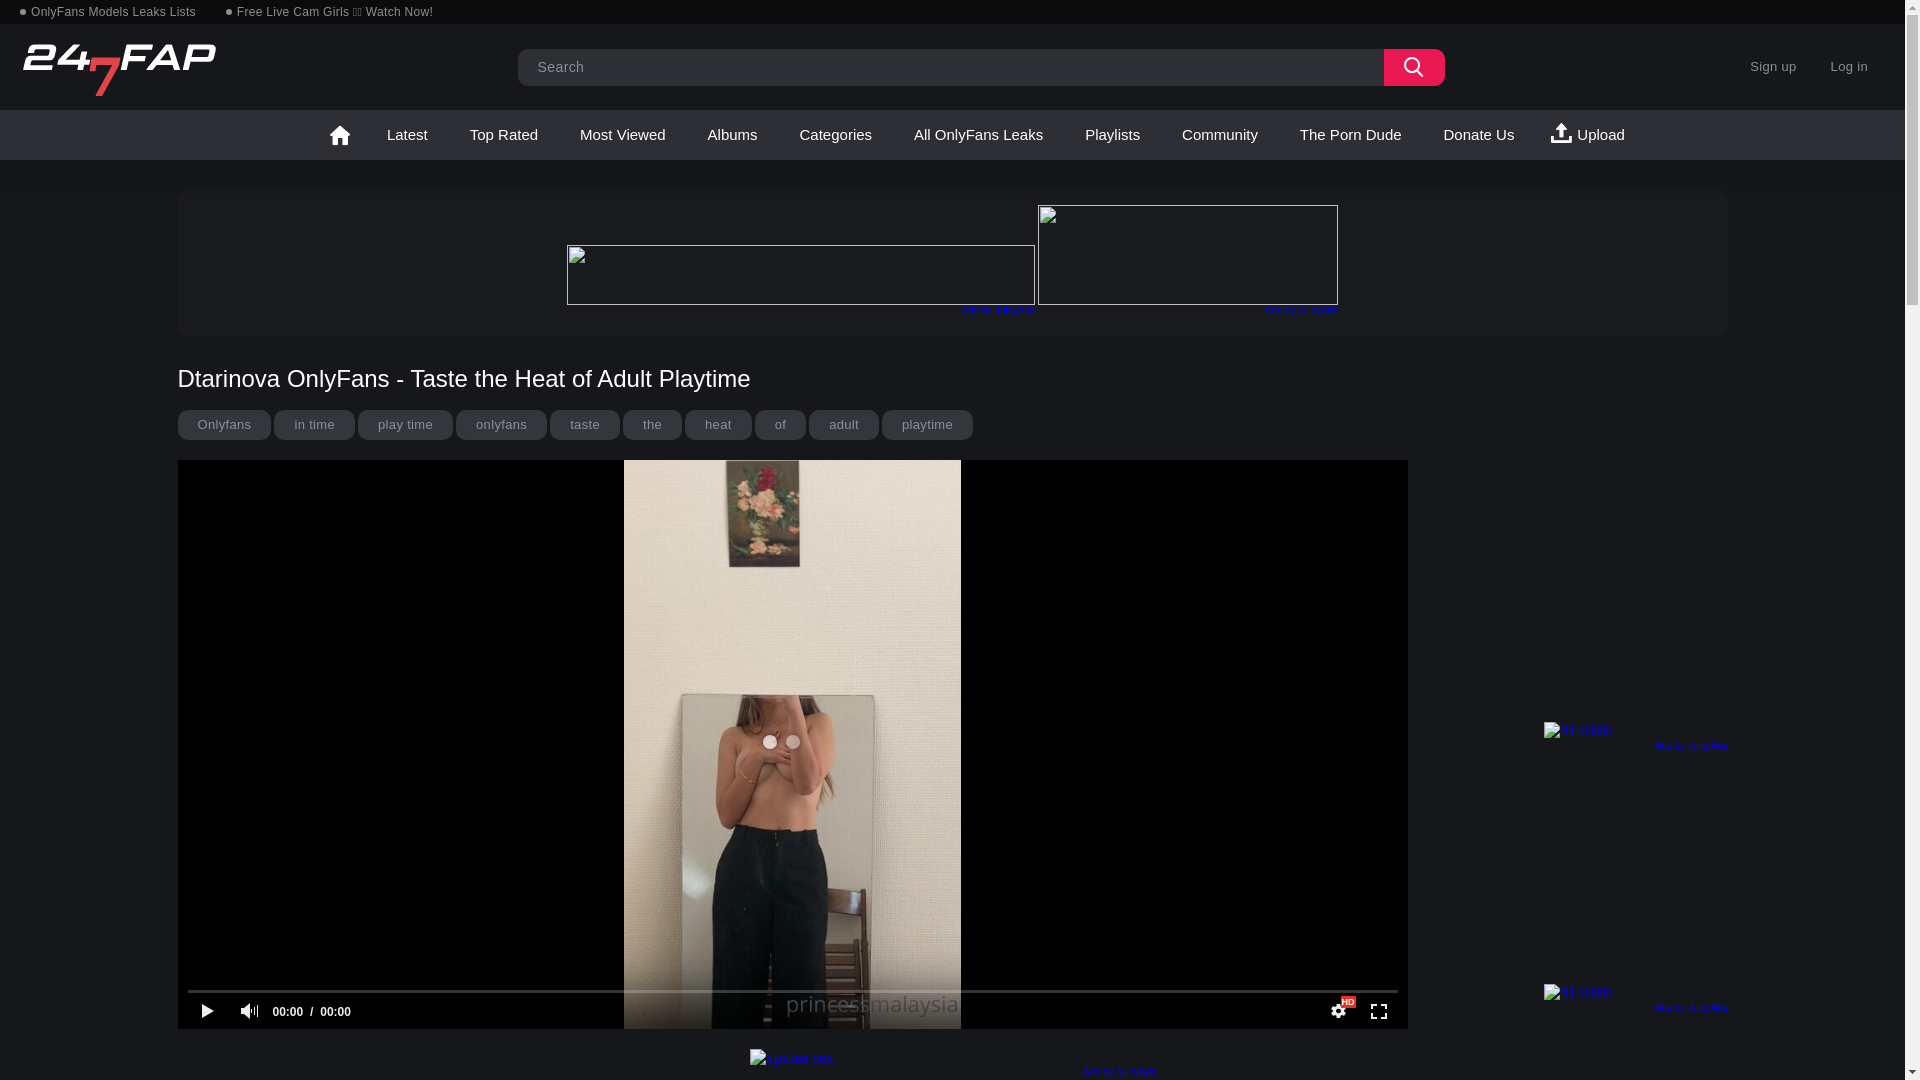  What do you see at coordinates (314, 135) in the screenshot?
I see `'Home'` at bounding box center [314, 135].